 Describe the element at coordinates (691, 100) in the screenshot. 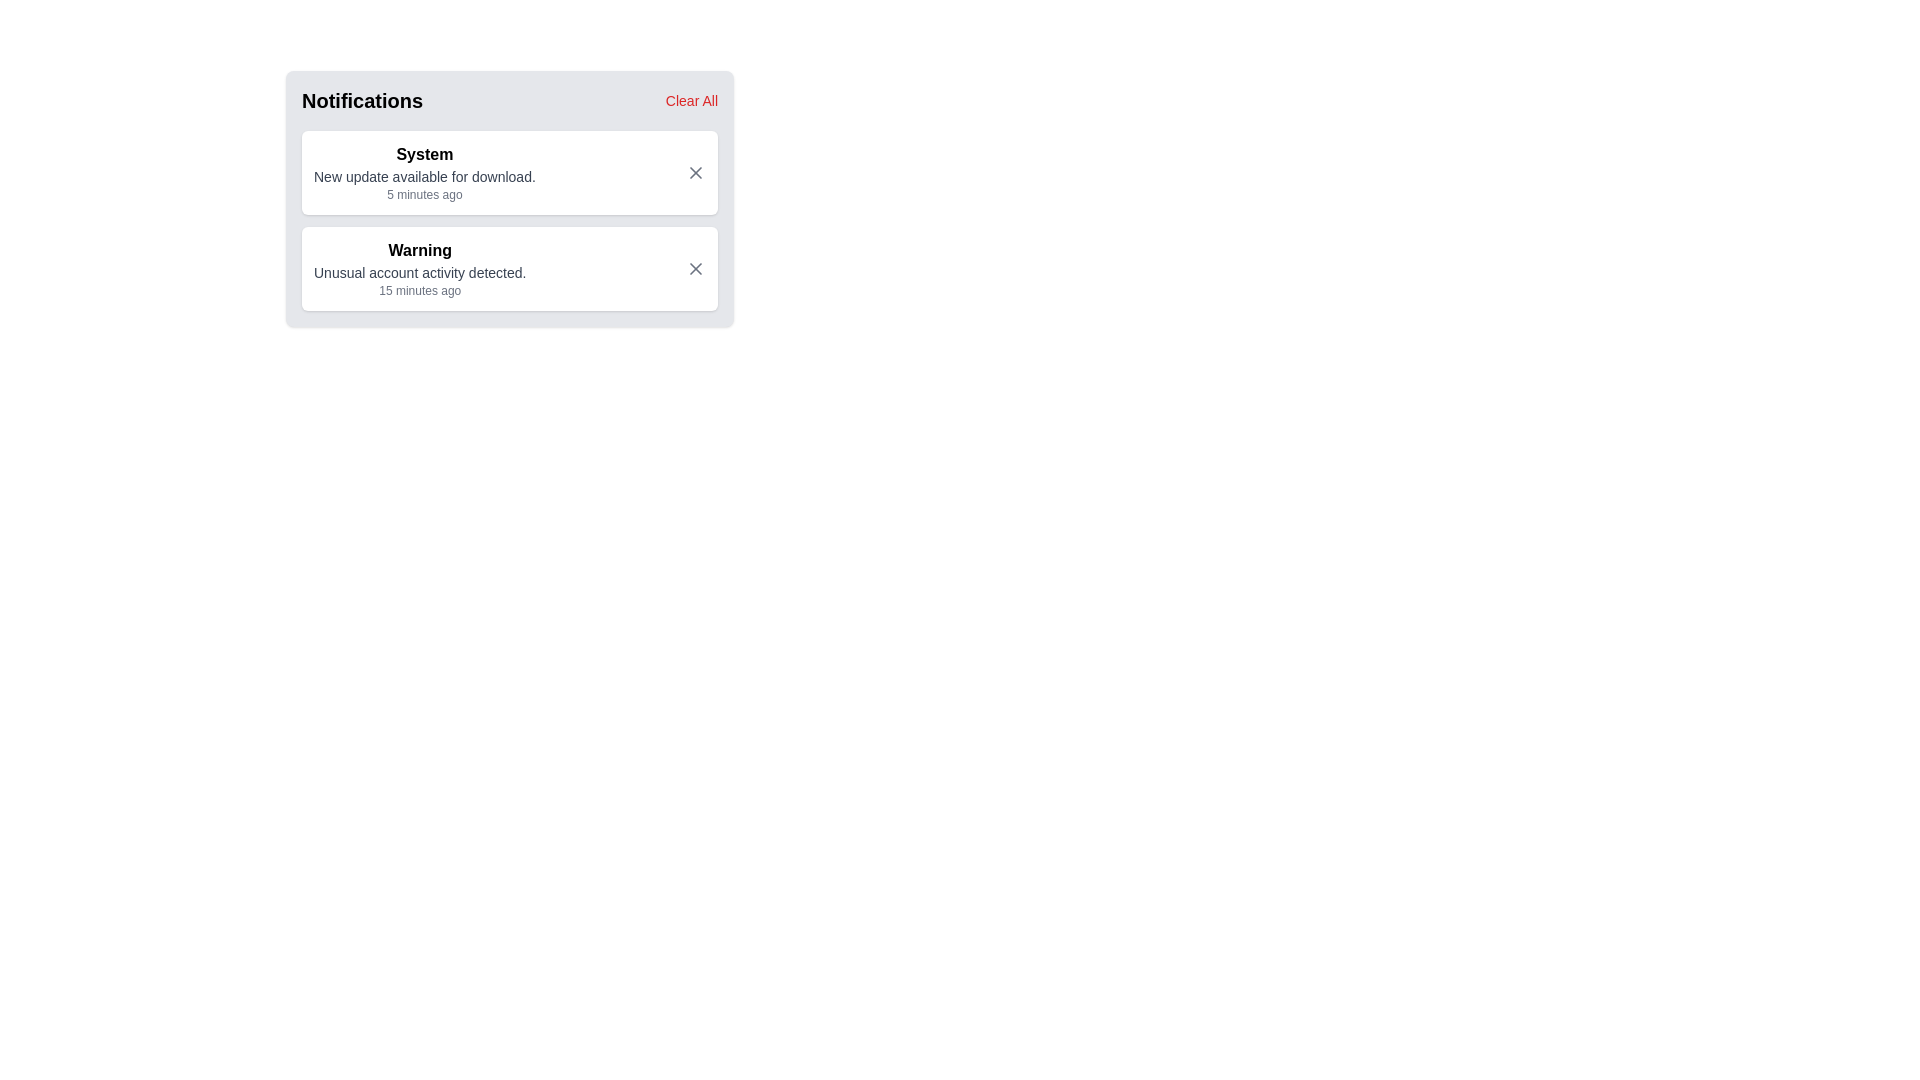

I see `the clear notifications button located at the top right of the notification panel, adjacent to the 'Notifications' heading` at that location.